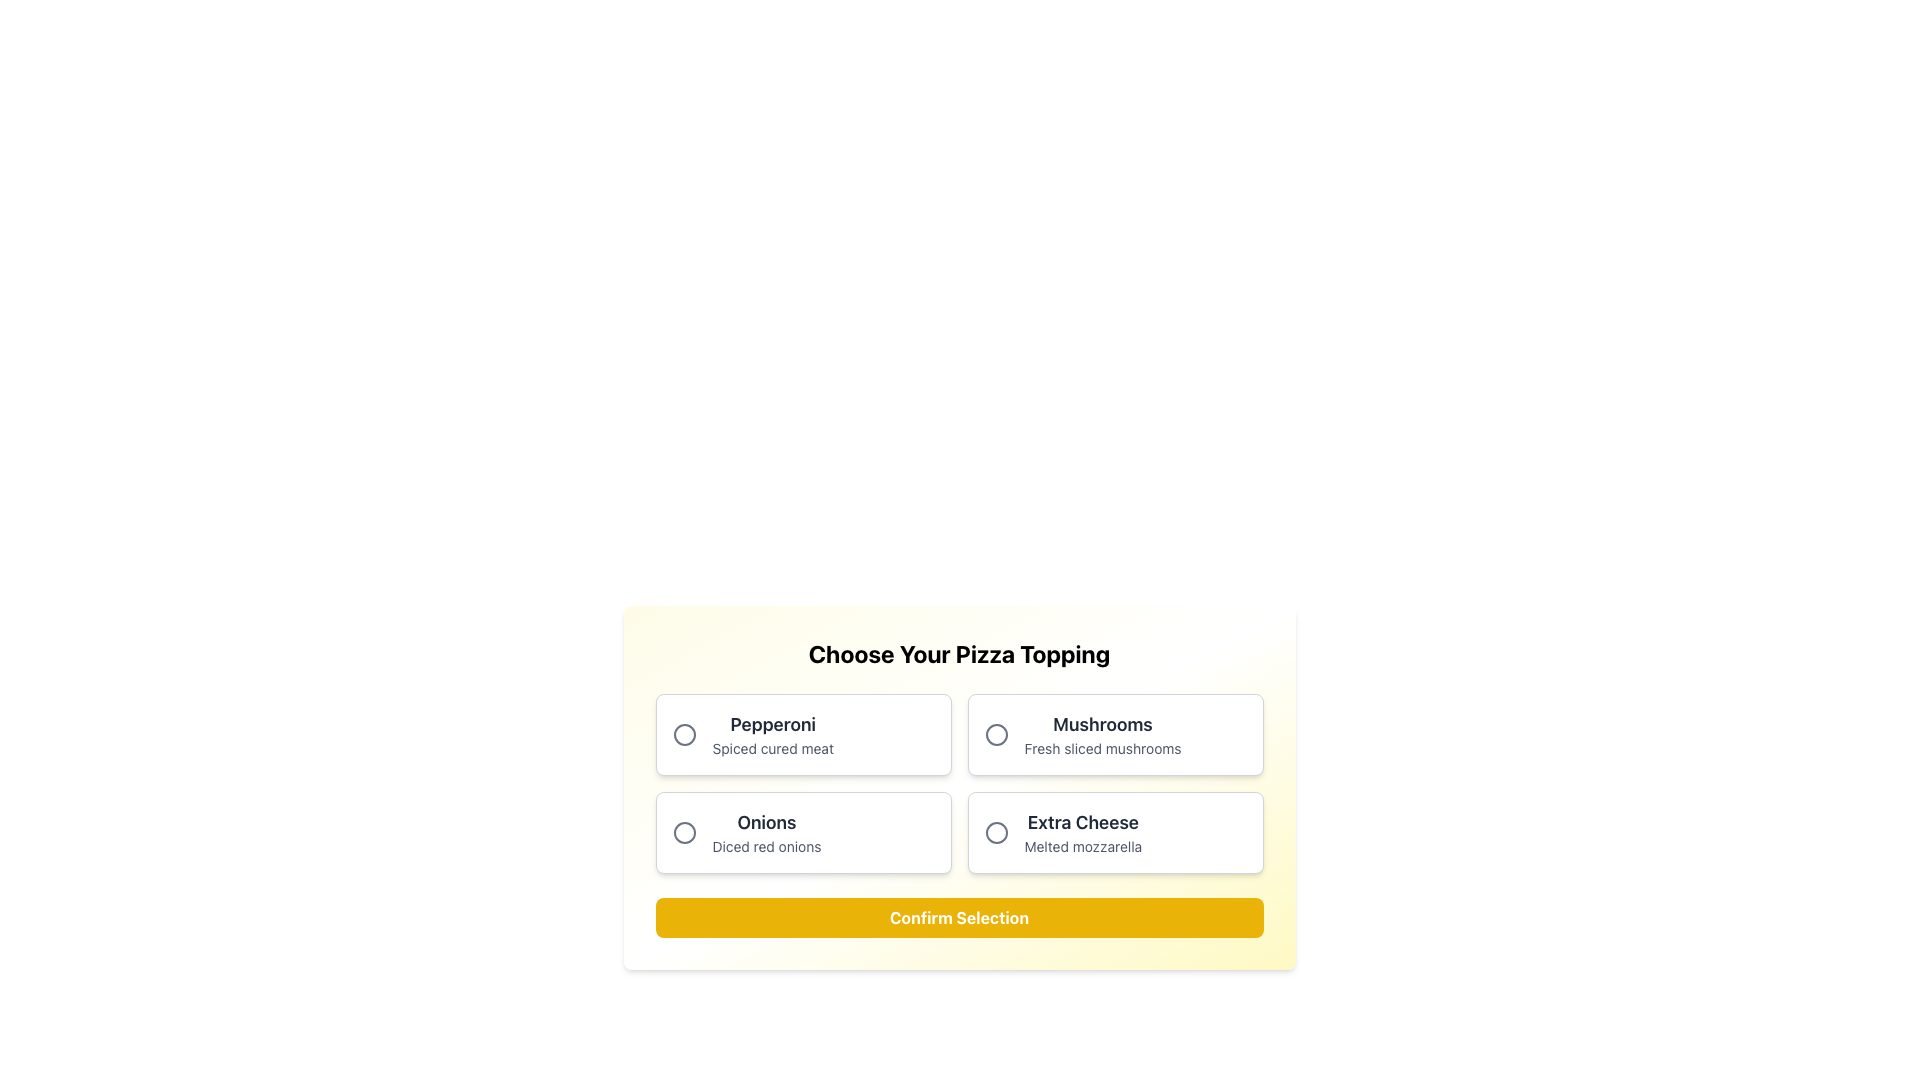 This screenshot has width=1920, height=1080. I want to click on the static text label that reads 'Spiced cured meat', which is located underneath the bold text 'Pepperoni' in the pizza topping options section, so click(772, 748).